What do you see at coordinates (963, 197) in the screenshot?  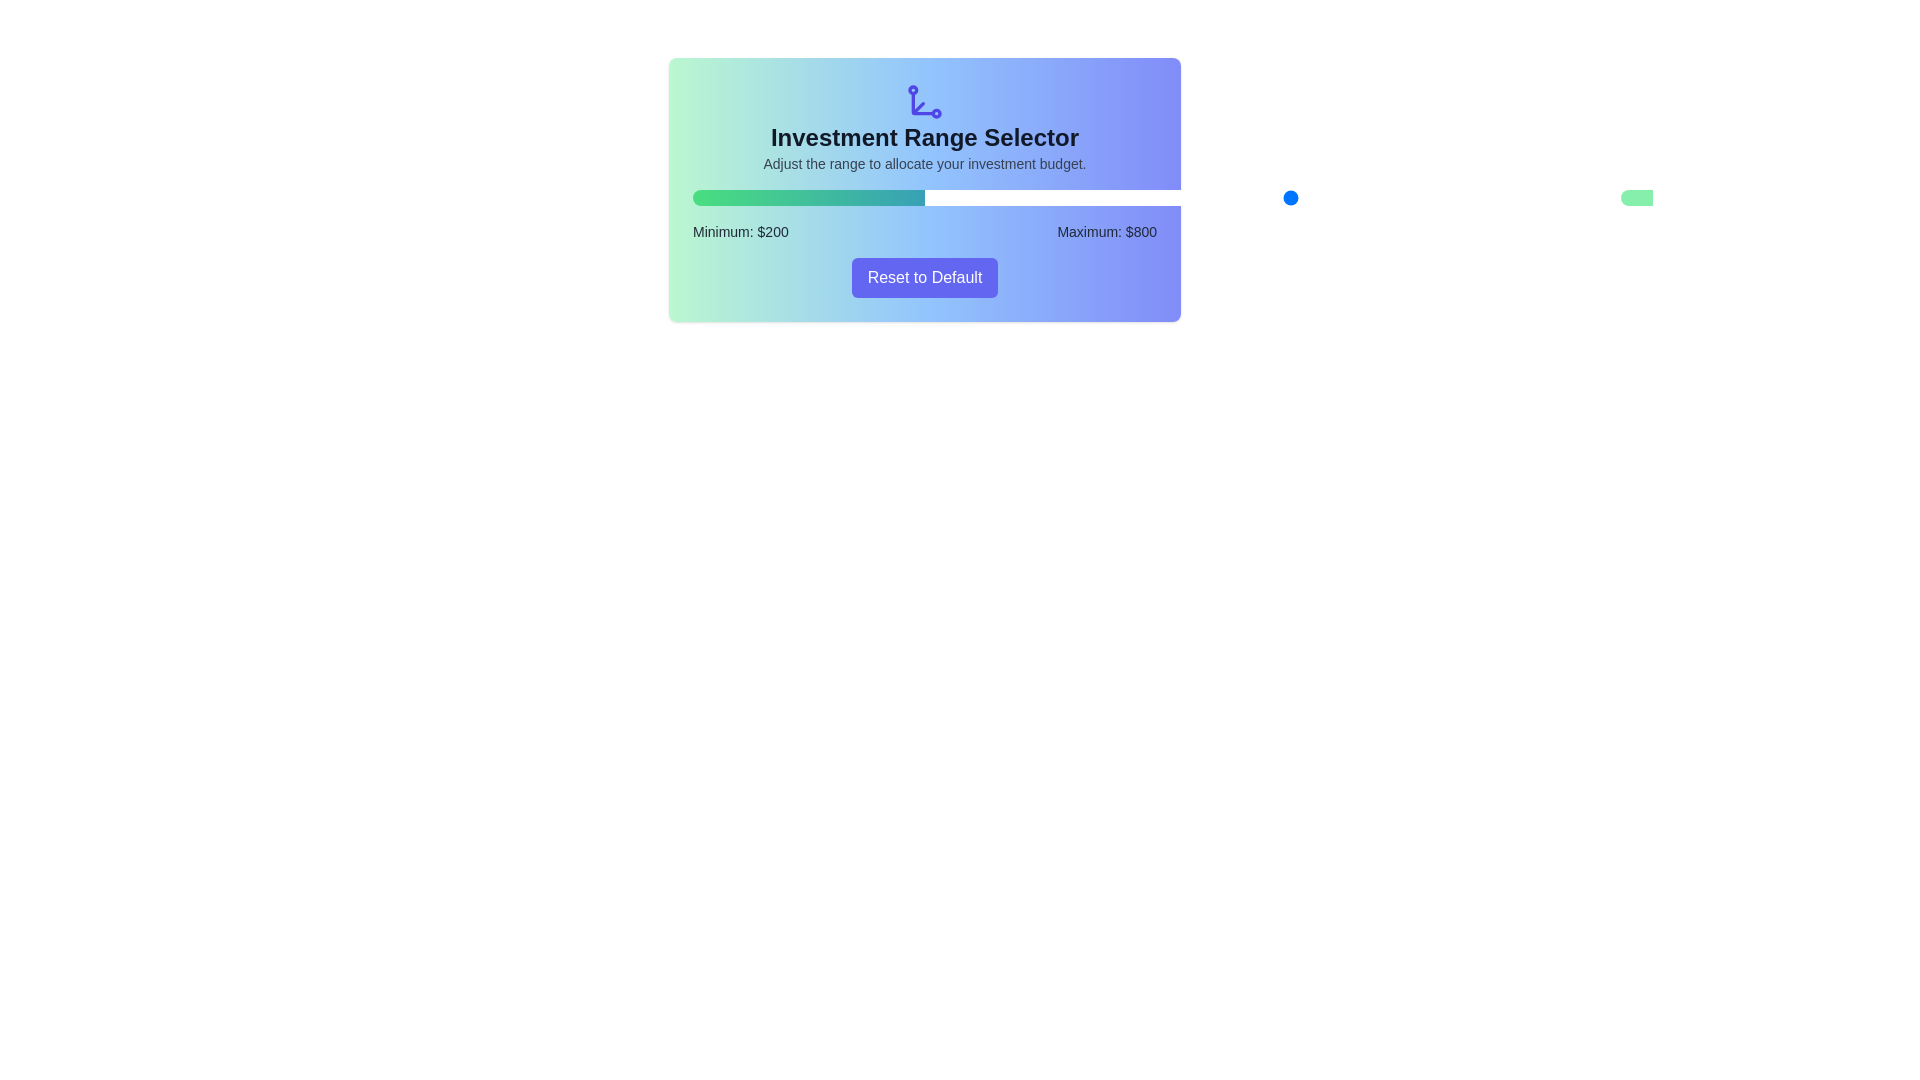 I see `the minimum investment range slider to 83` at bounding box center [963, 197].